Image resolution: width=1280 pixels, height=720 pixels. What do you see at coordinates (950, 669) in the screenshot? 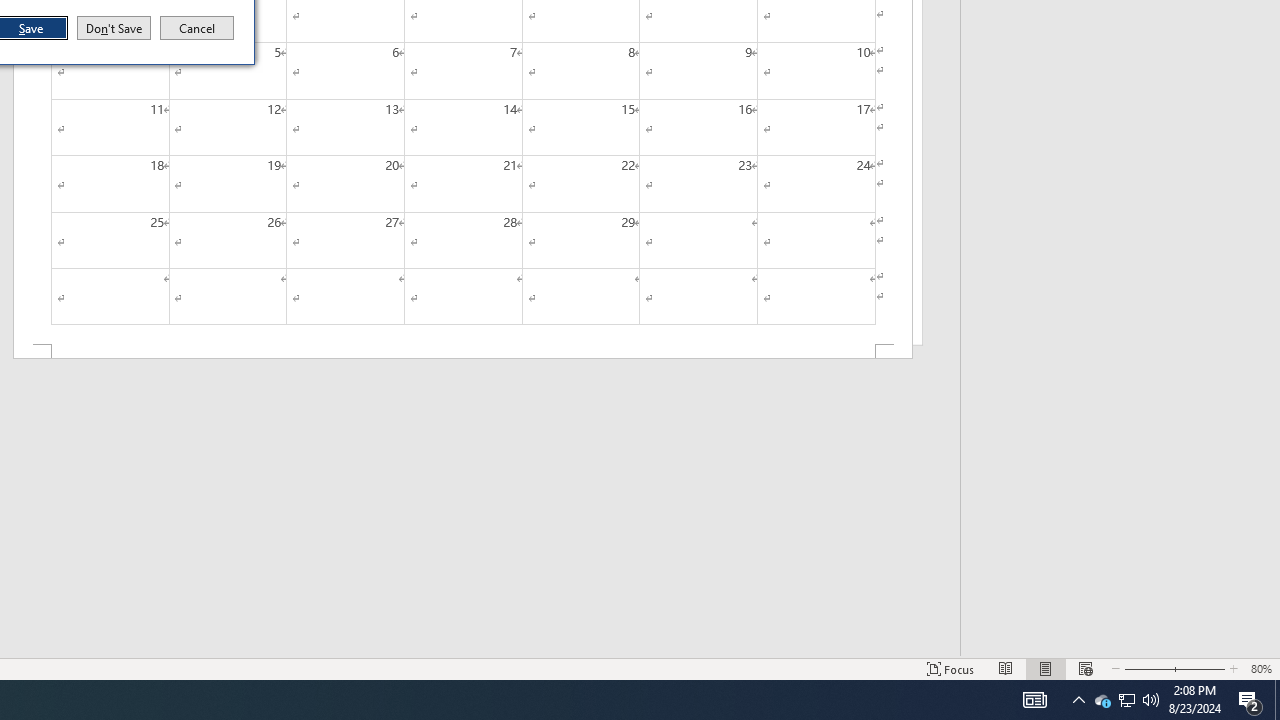
I see `'Focus '` at bounding box center [950, 669].